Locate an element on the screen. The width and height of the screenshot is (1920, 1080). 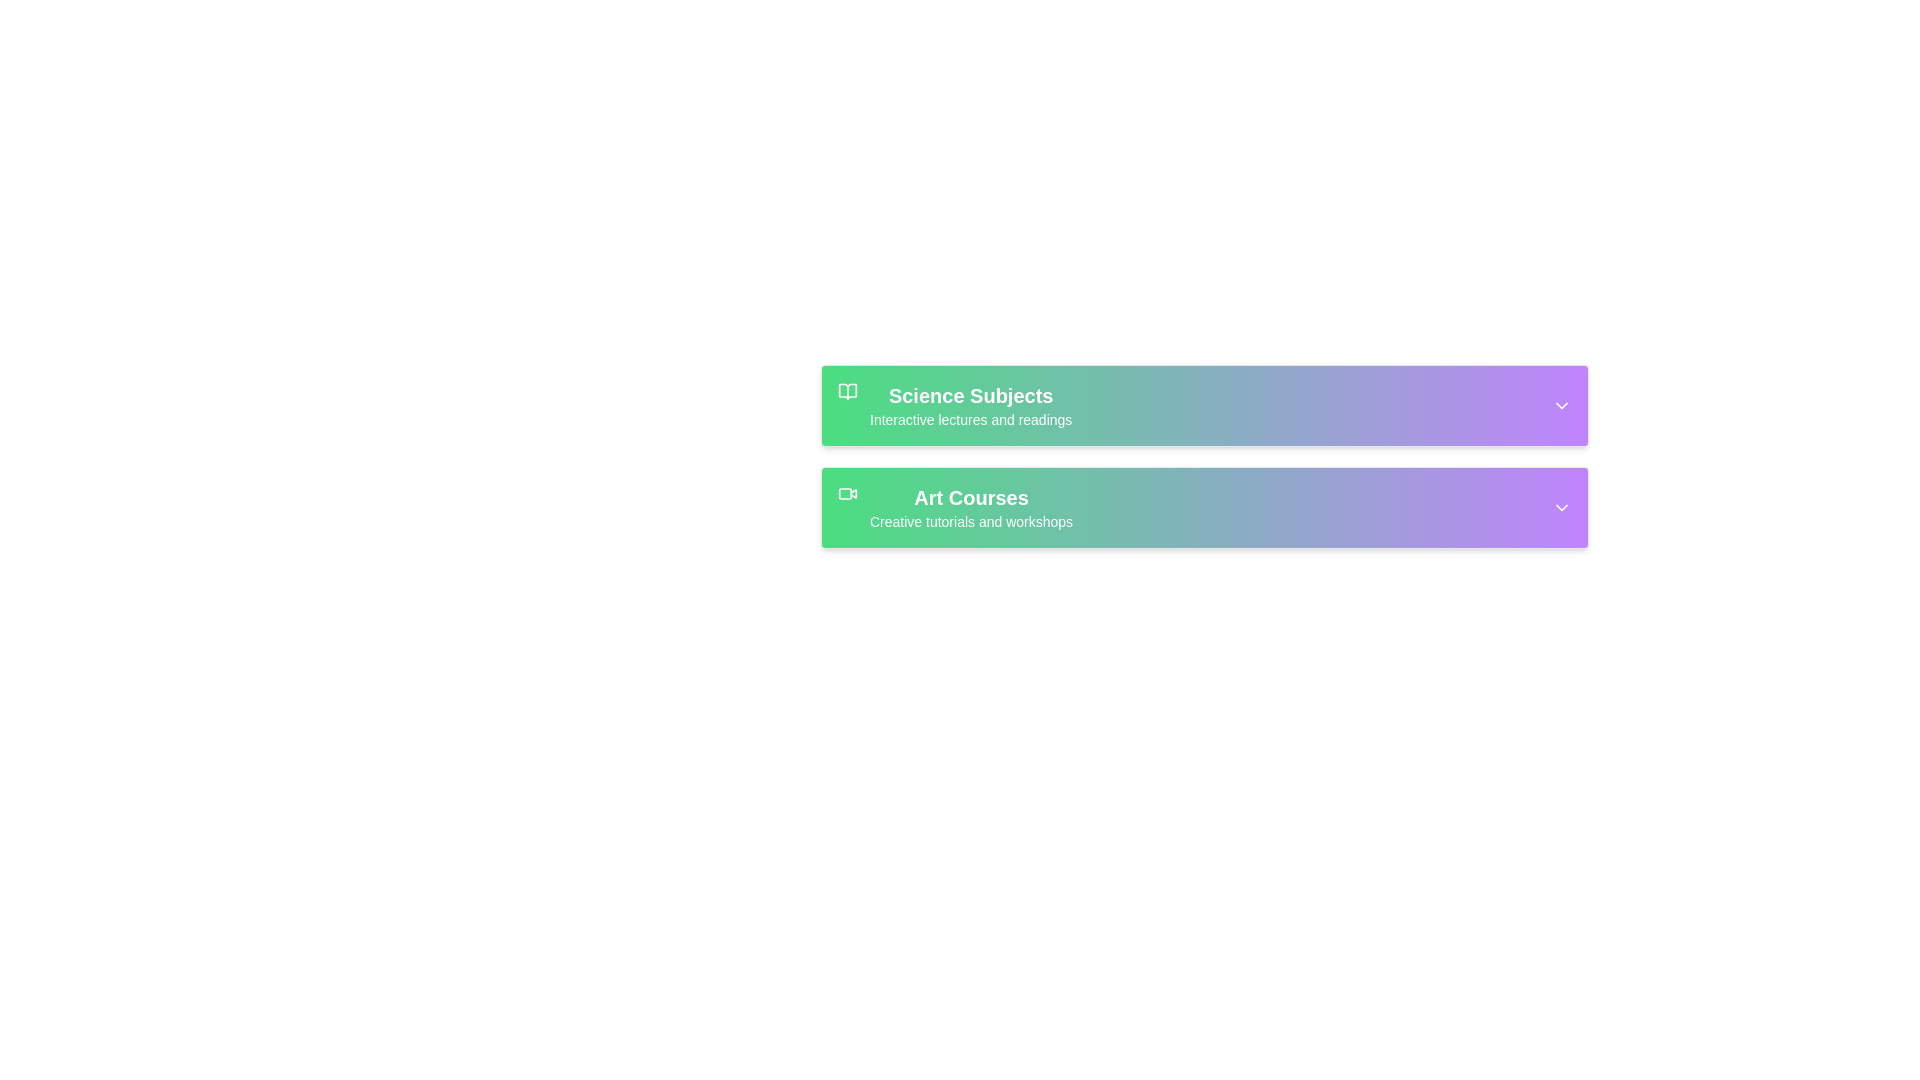
the chevron-down icon located at the right end of the 'Science Subjects' section for keyboard navigation is located at coordinates (1560, 405).